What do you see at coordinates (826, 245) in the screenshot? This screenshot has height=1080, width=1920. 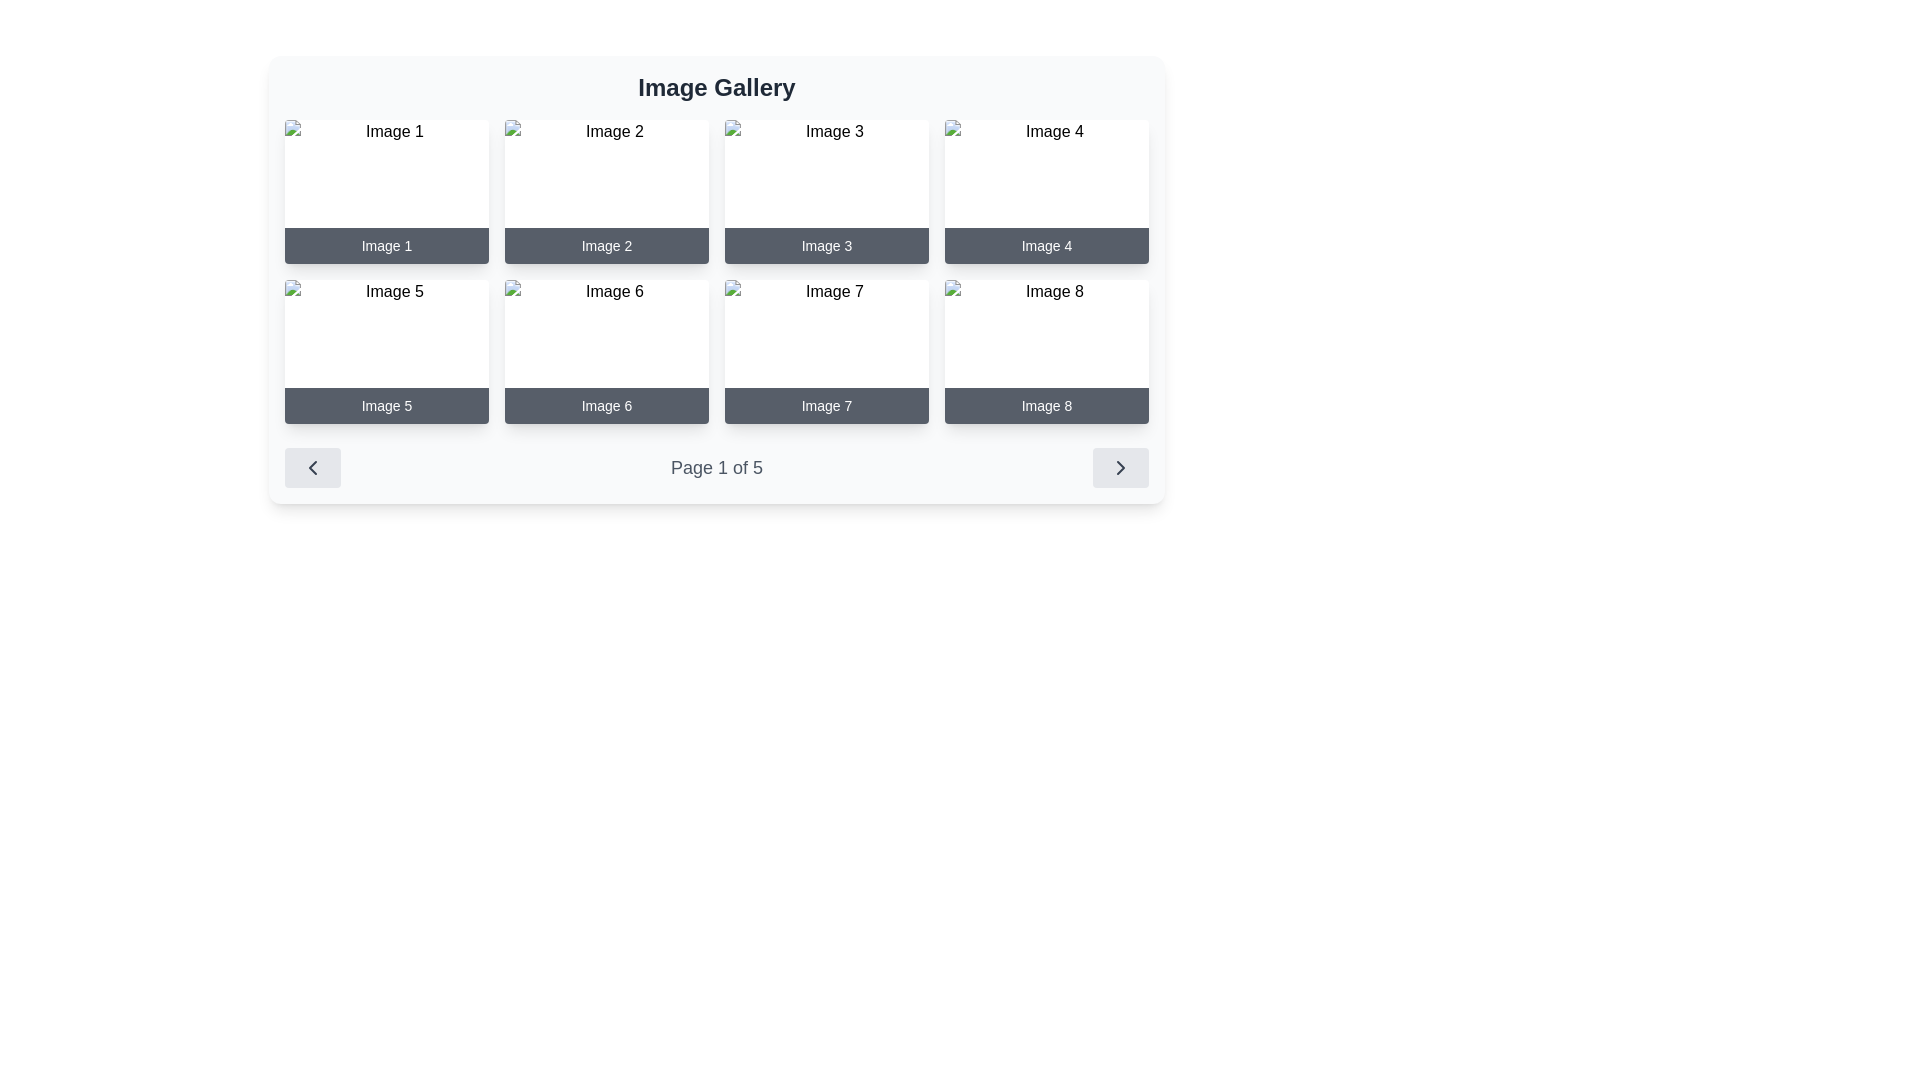 I see `the non-interactive text label at the bottom of the card representing 'Image 3' in the image gallery grid` at bounding box center [826, 245].